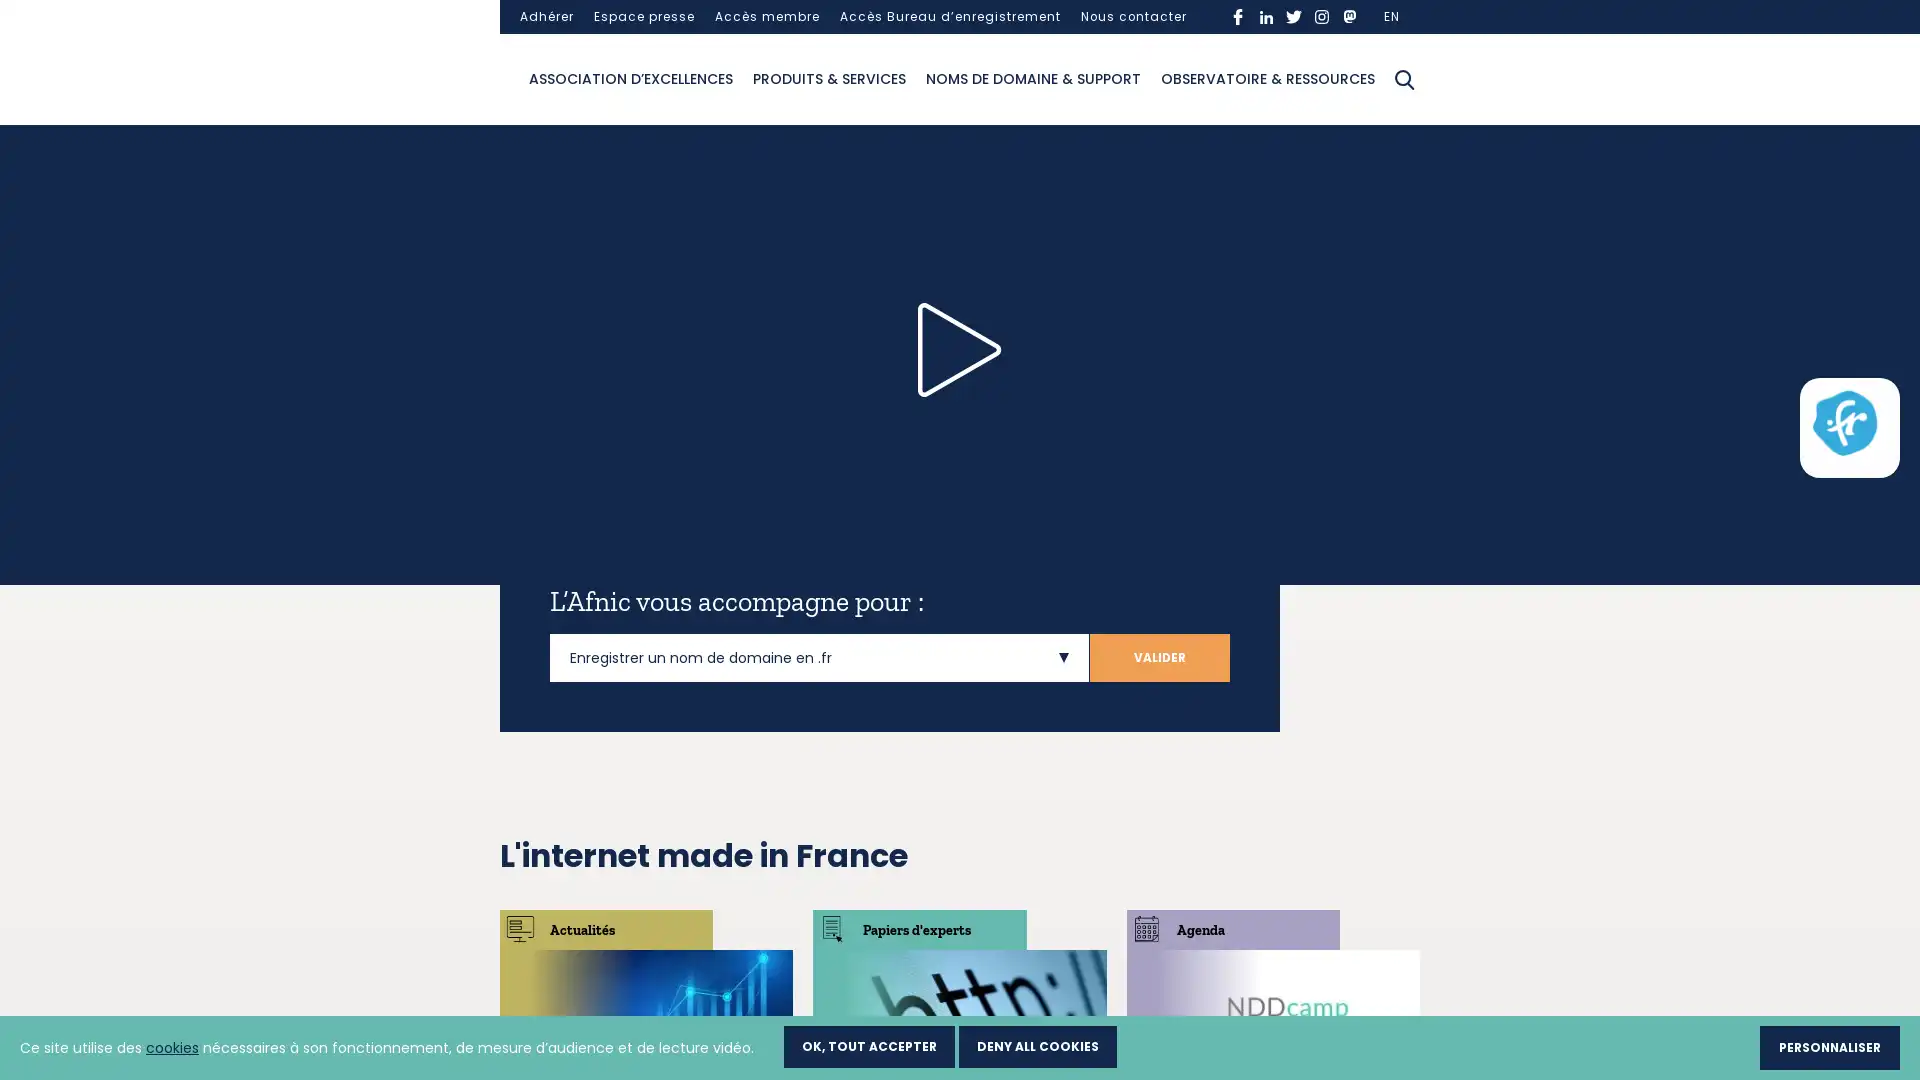 Image resolution: width=1920 pixels, height=1080 pixels. What do you see at coordinates (1404, 77) in the screenshot?
I see `Ouvrir la recherche` at bounding box center [1404, 77].